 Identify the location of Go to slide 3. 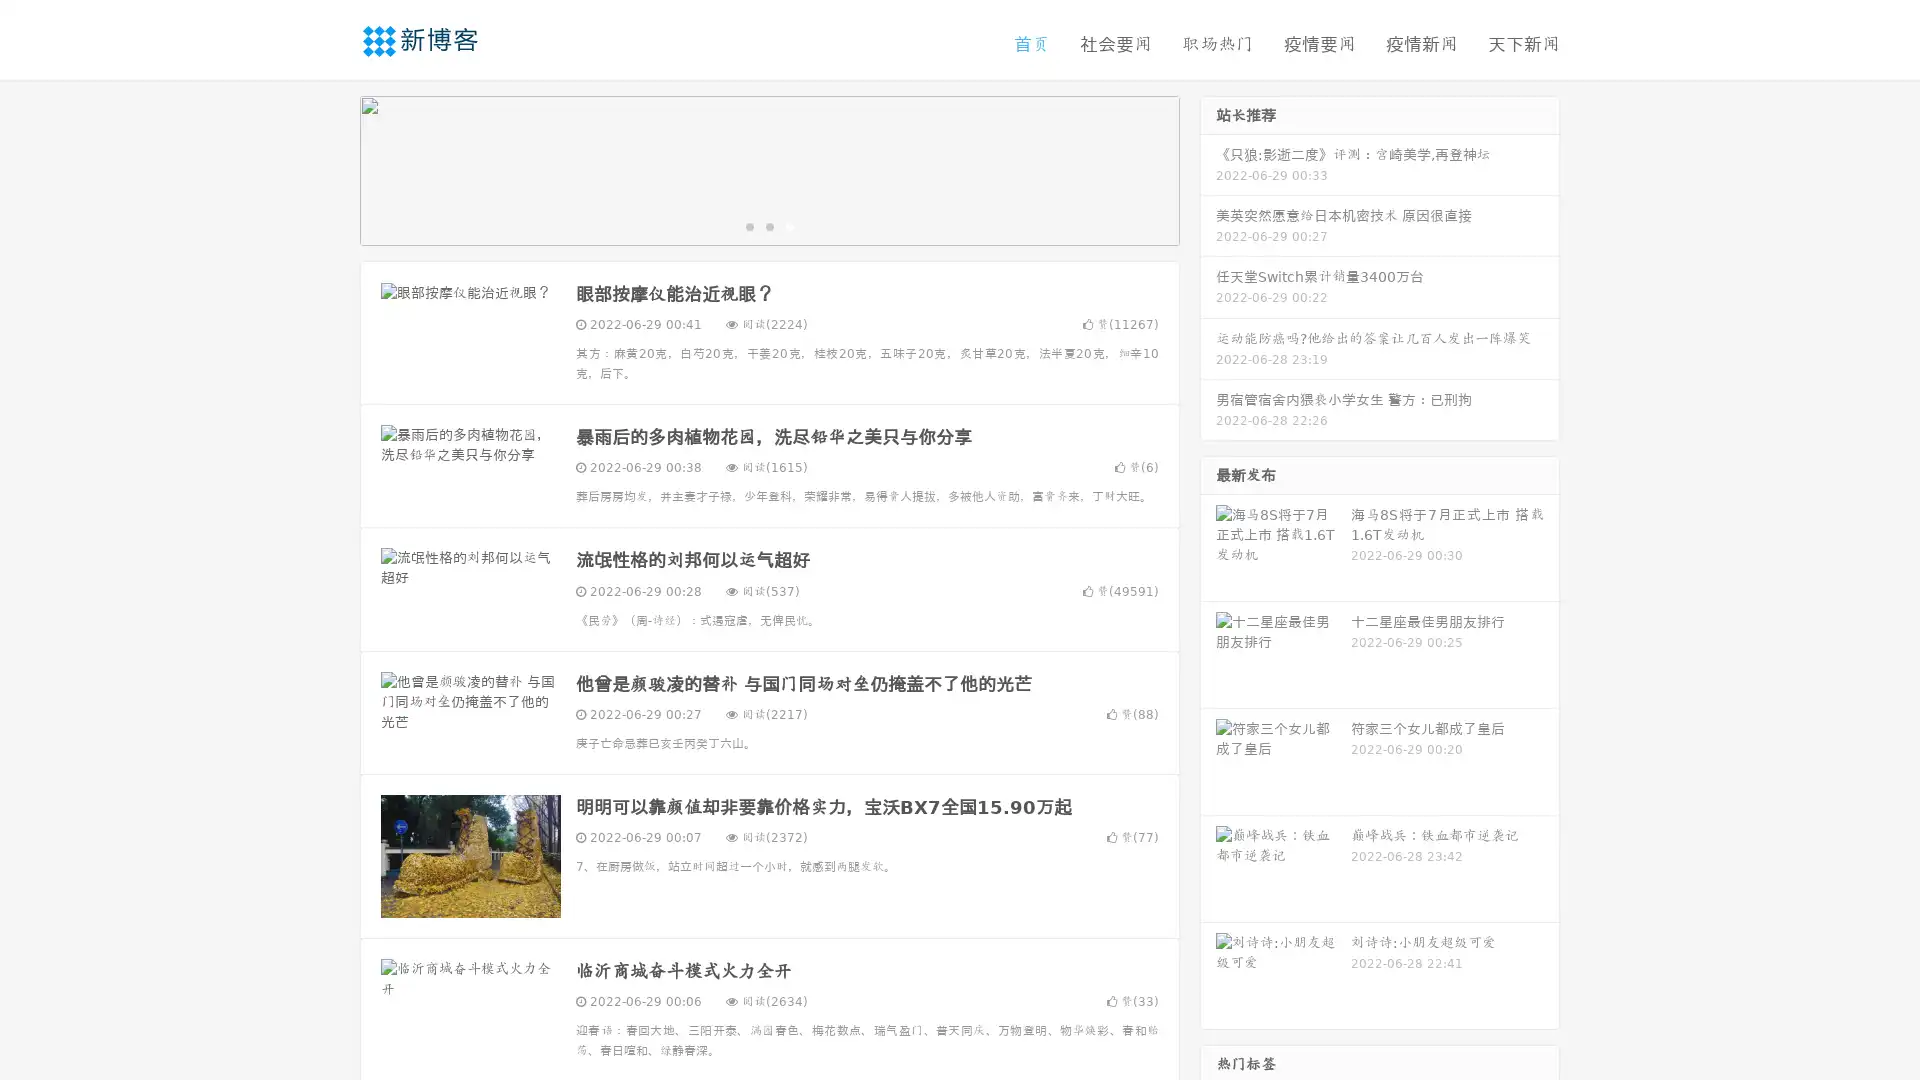
(789, 225).